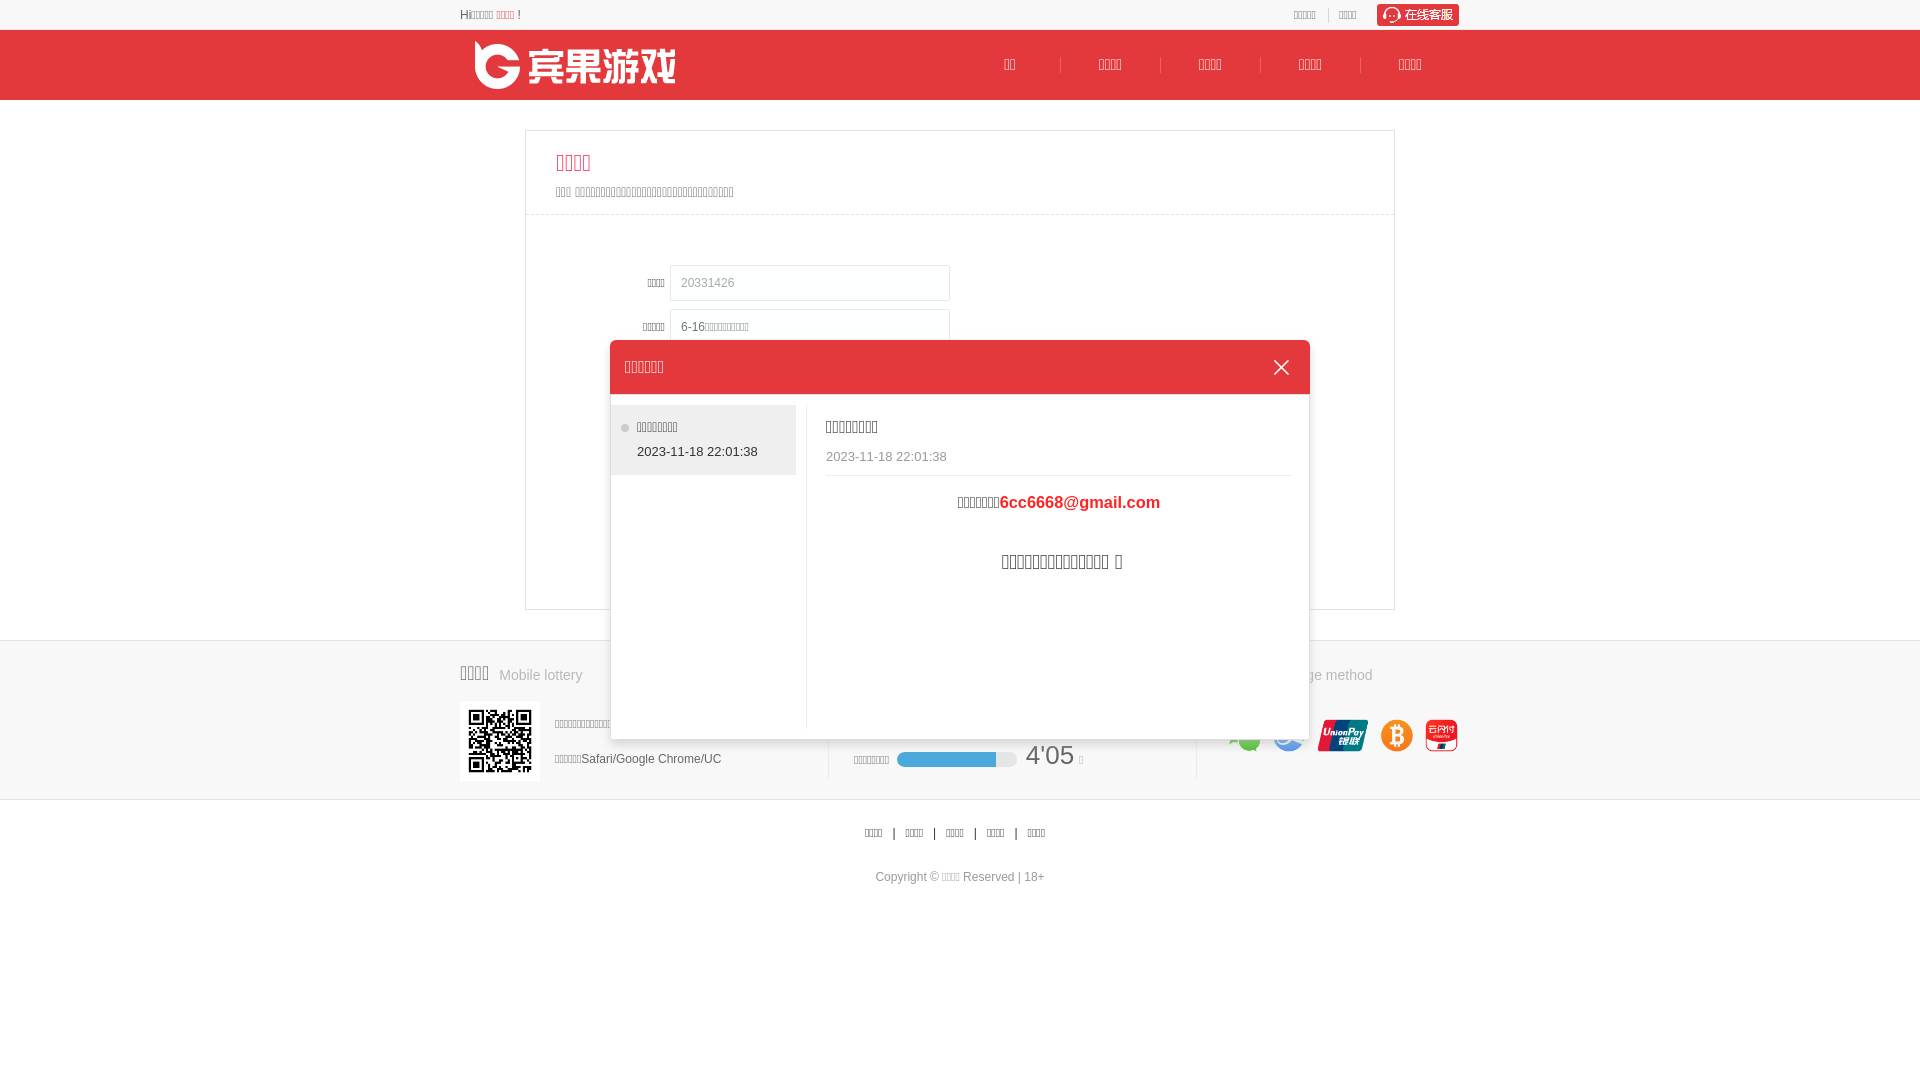 Image resolution: width=1920 pixels, height=1080 pixels. Describe the element at coordinates (975, 833) in the screenshot. I see `'|'` at that location.